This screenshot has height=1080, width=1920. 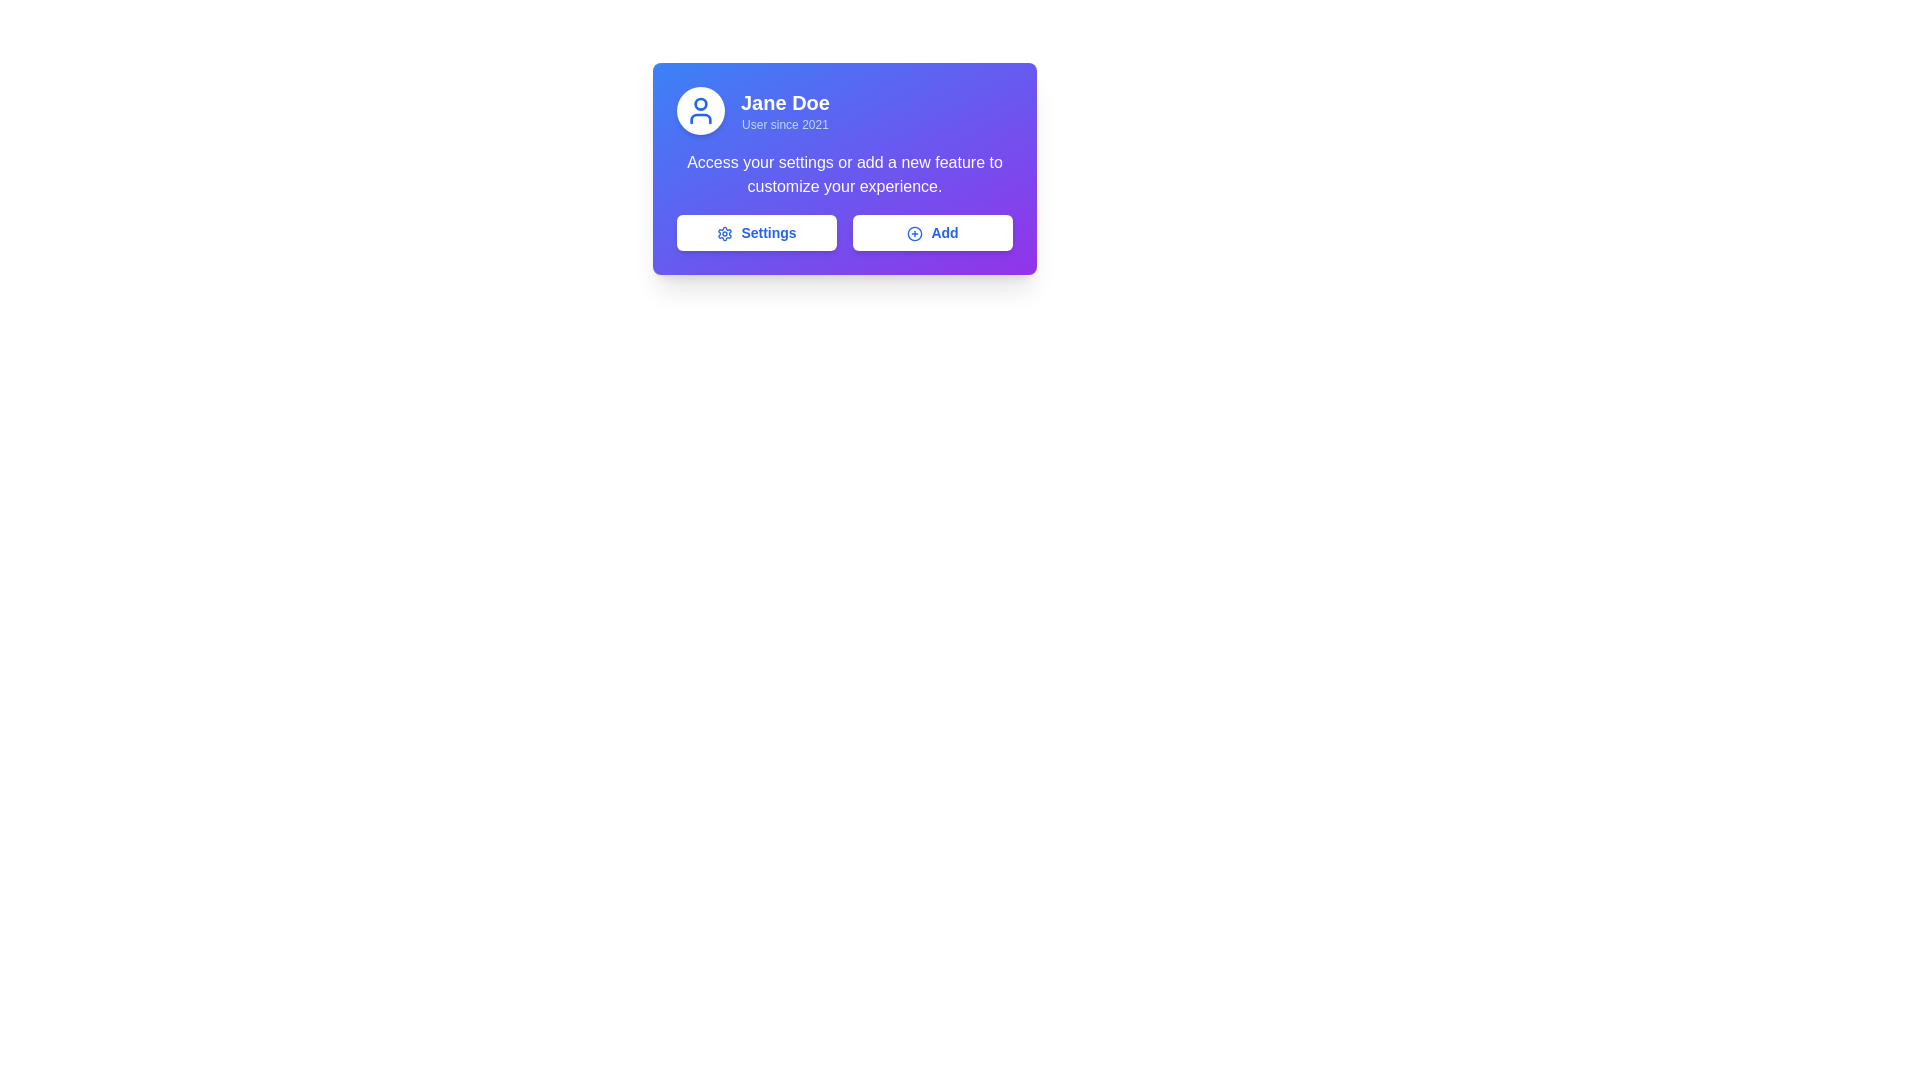 What do you see at coordinates (844, 231) in the screenshot?
I see `the vertical Divider located between the 'Settings' button and the 'Add' button` at bounding box center [844, 231].